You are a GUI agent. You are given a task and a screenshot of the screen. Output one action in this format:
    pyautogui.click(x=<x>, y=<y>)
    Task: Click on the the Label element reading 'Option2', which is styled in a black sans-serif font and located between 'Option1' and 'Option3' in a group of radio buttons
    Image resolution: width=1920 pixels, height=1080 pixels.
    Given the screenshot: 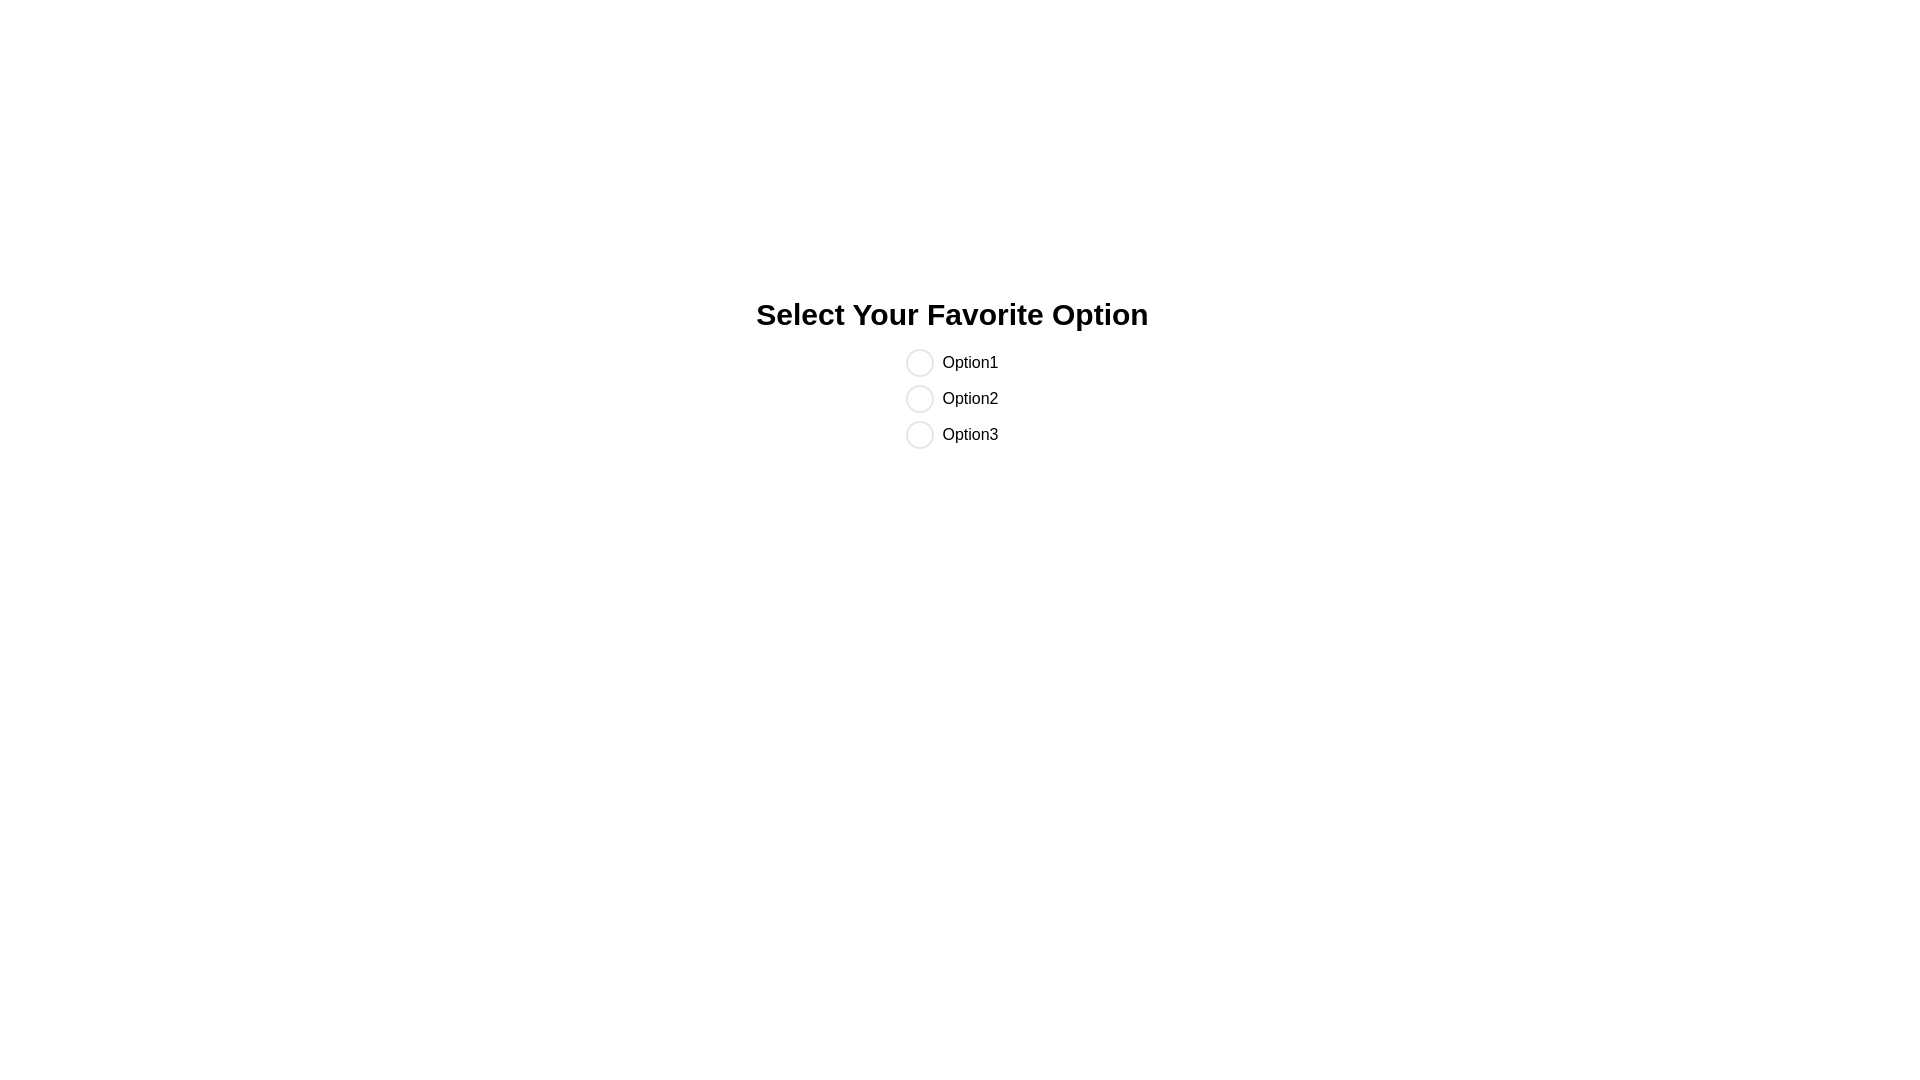 What is the action you would take?
    pyautogui.click(x=970, y=398)
    